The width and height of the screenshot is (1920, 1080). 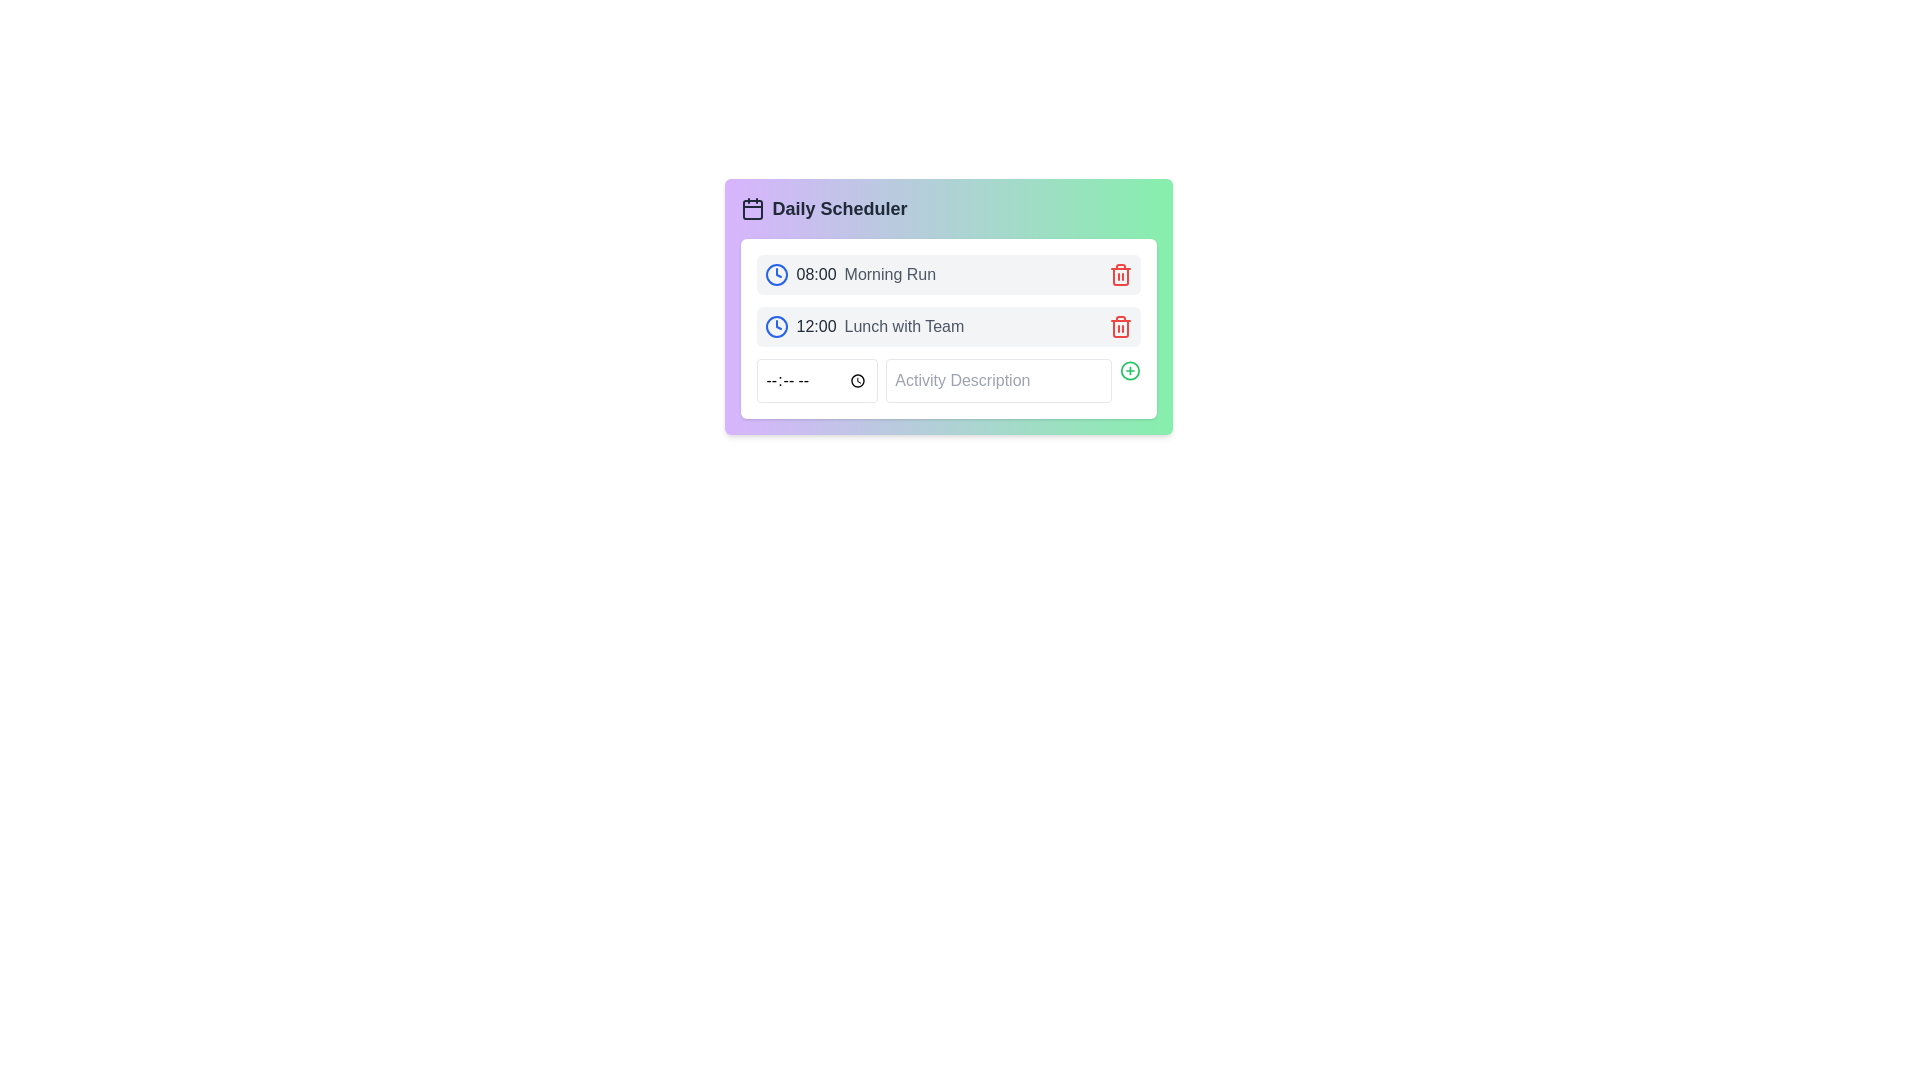 What do you see at coordinates (775, 274) in the screenshot?
I see `the Clock Icon located to the left of the time '08:00' for the activity 'Morning Run', which is the first element in the leftmost position of its row` at bounding box center [775, 274].